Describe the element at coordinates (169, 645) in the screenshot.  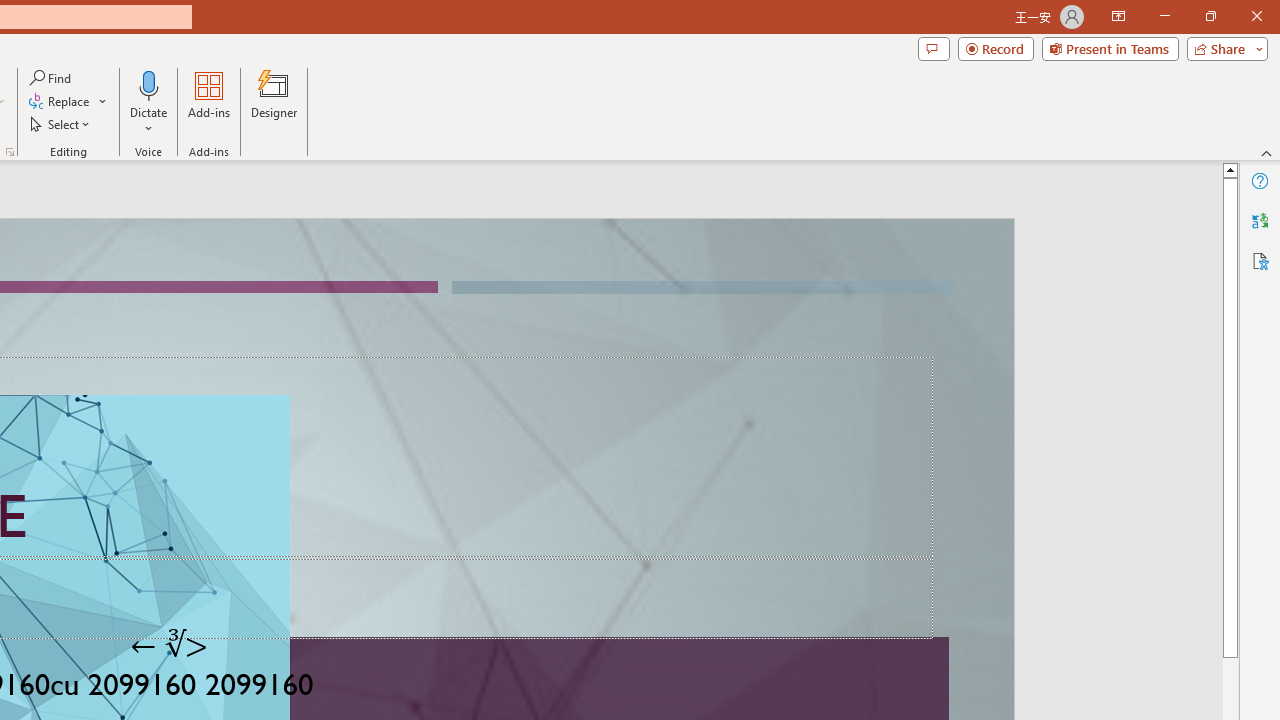
I see `'TextBox 7'` at that location.